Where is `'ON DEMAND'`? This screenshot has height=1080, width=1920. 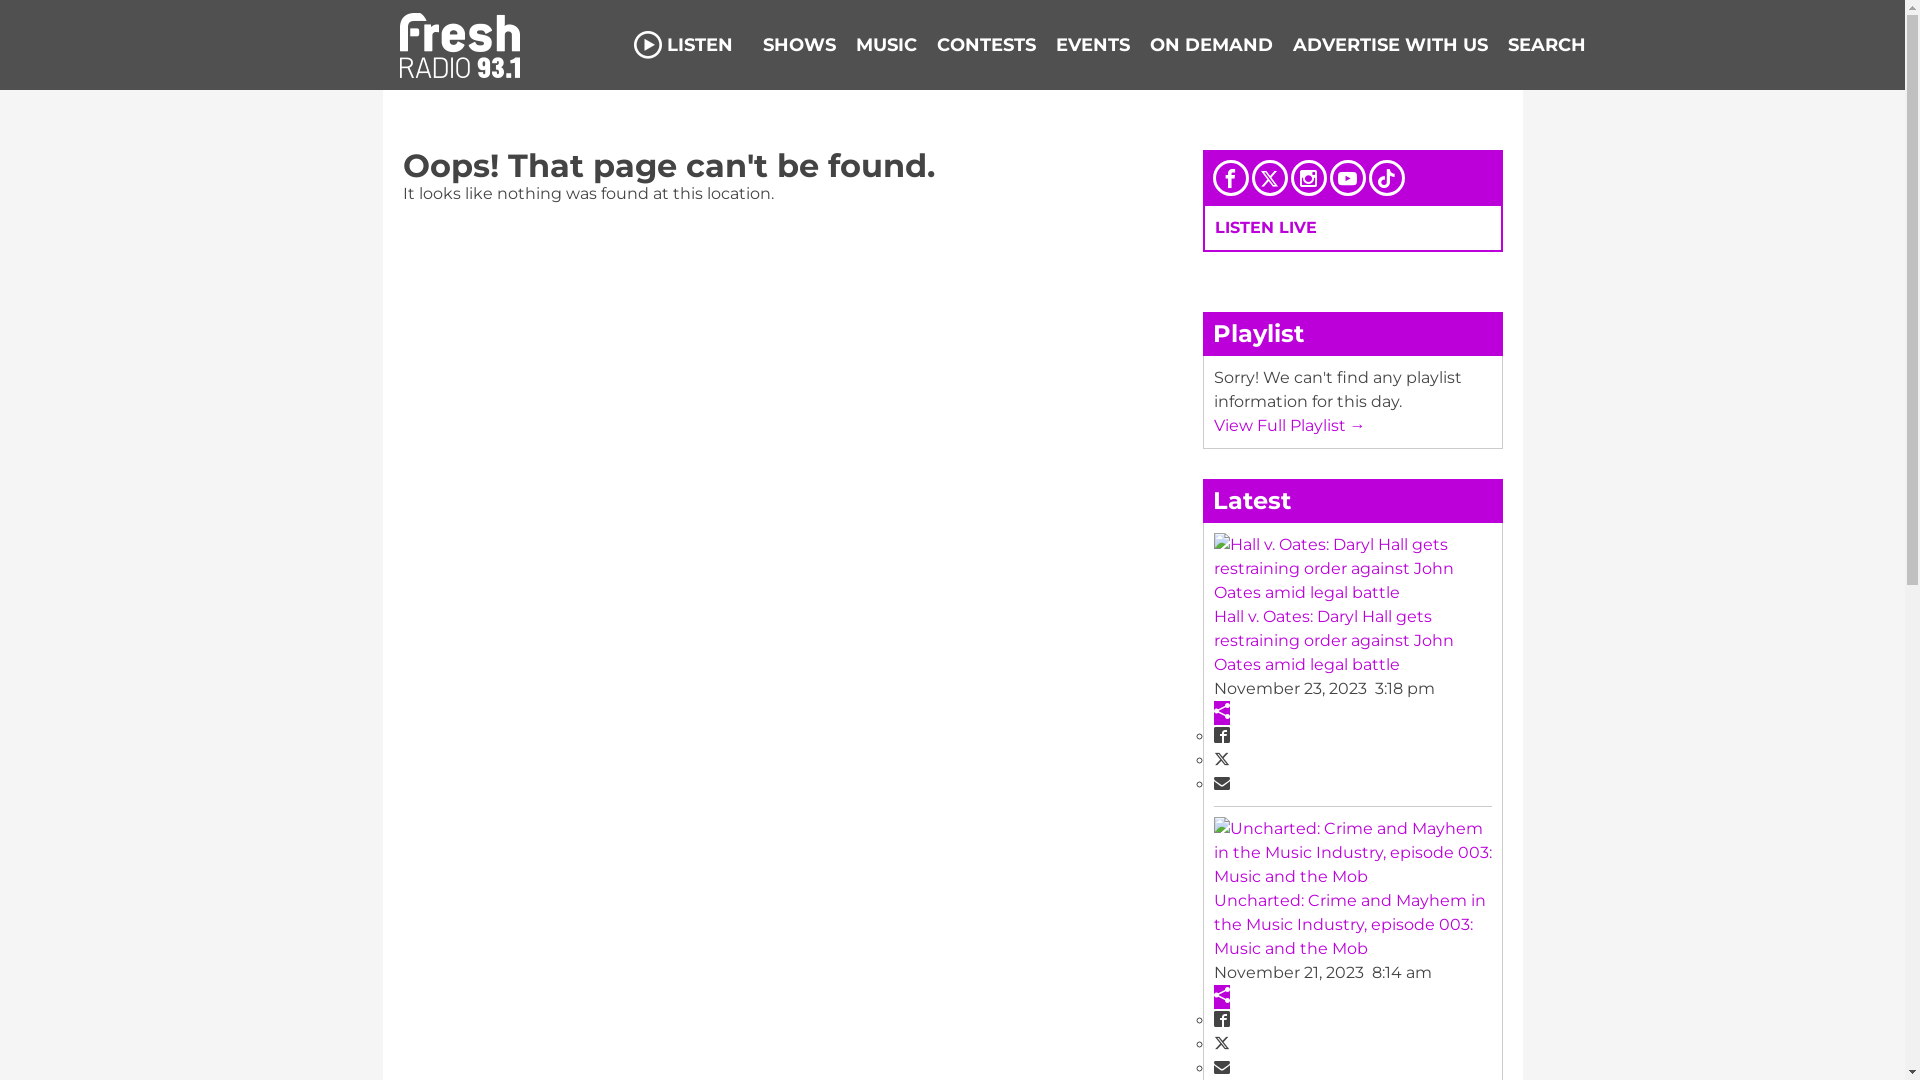
'ON DEMAND' is located at coordinates (1140, 45).